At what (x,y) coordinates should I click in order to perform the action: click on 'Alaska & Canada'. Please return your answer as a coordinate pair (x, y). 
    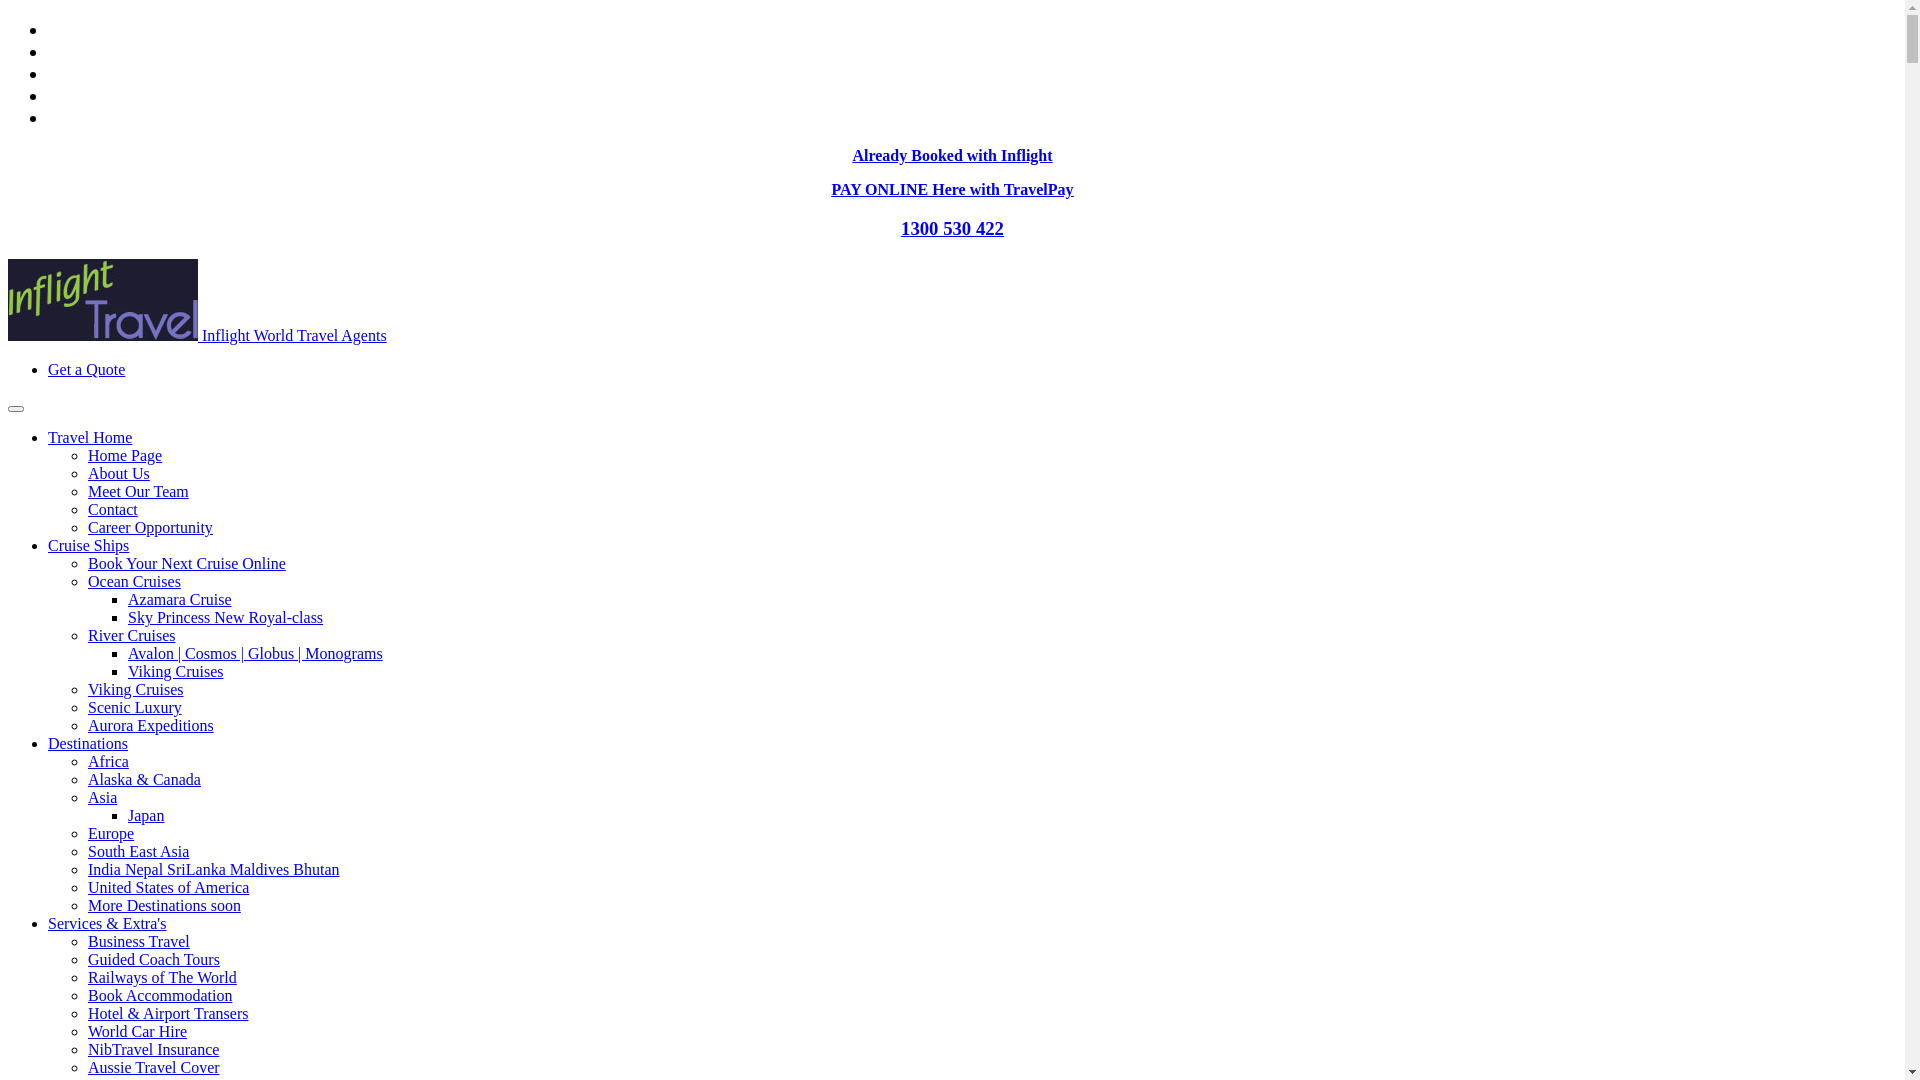
    Looking at the image, I should click on (143, 778).